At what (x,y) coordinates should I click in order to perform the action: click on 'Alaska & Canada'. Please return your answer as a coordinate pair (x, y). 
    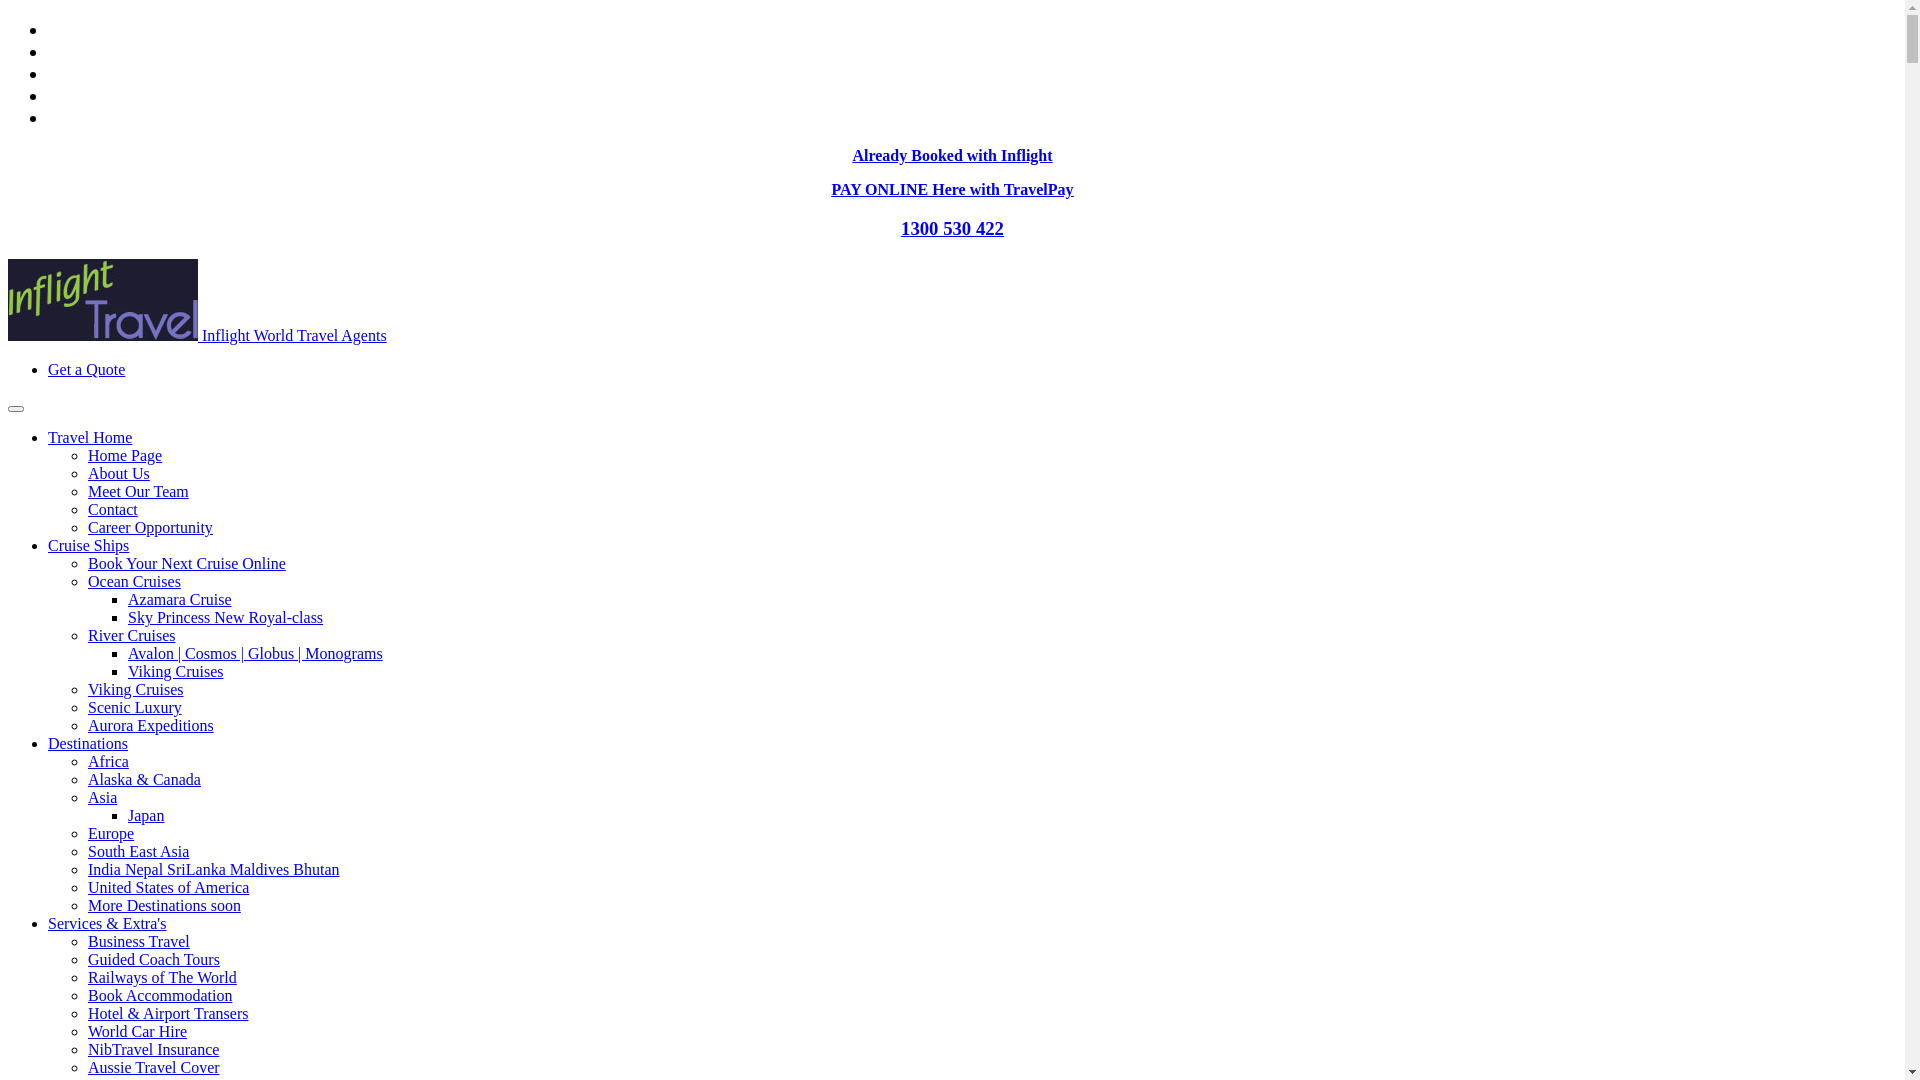
    Looking at the image, I should click on (143, 778).